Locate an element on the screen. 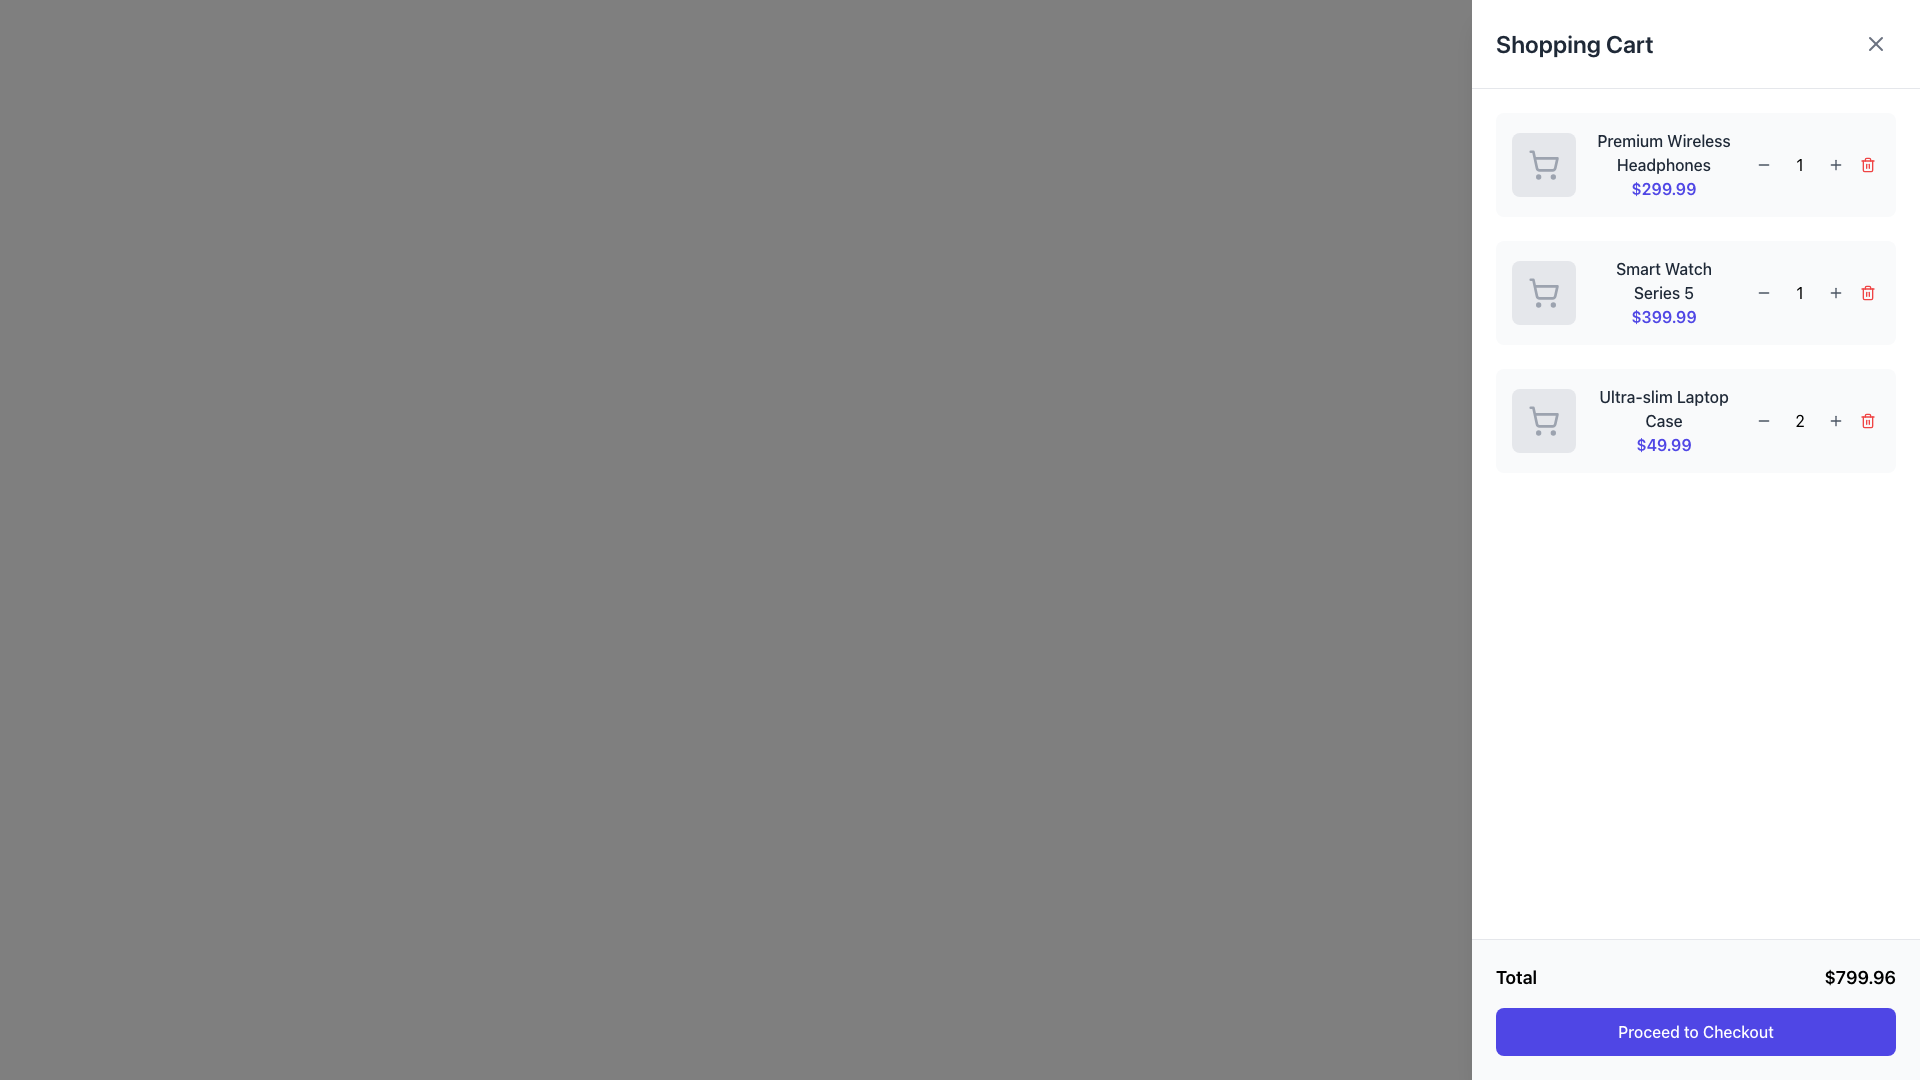  the static text label displaying the product name in the shopping cart interface, located above the price label '$399.99' is located at coordinates (1664, 281).